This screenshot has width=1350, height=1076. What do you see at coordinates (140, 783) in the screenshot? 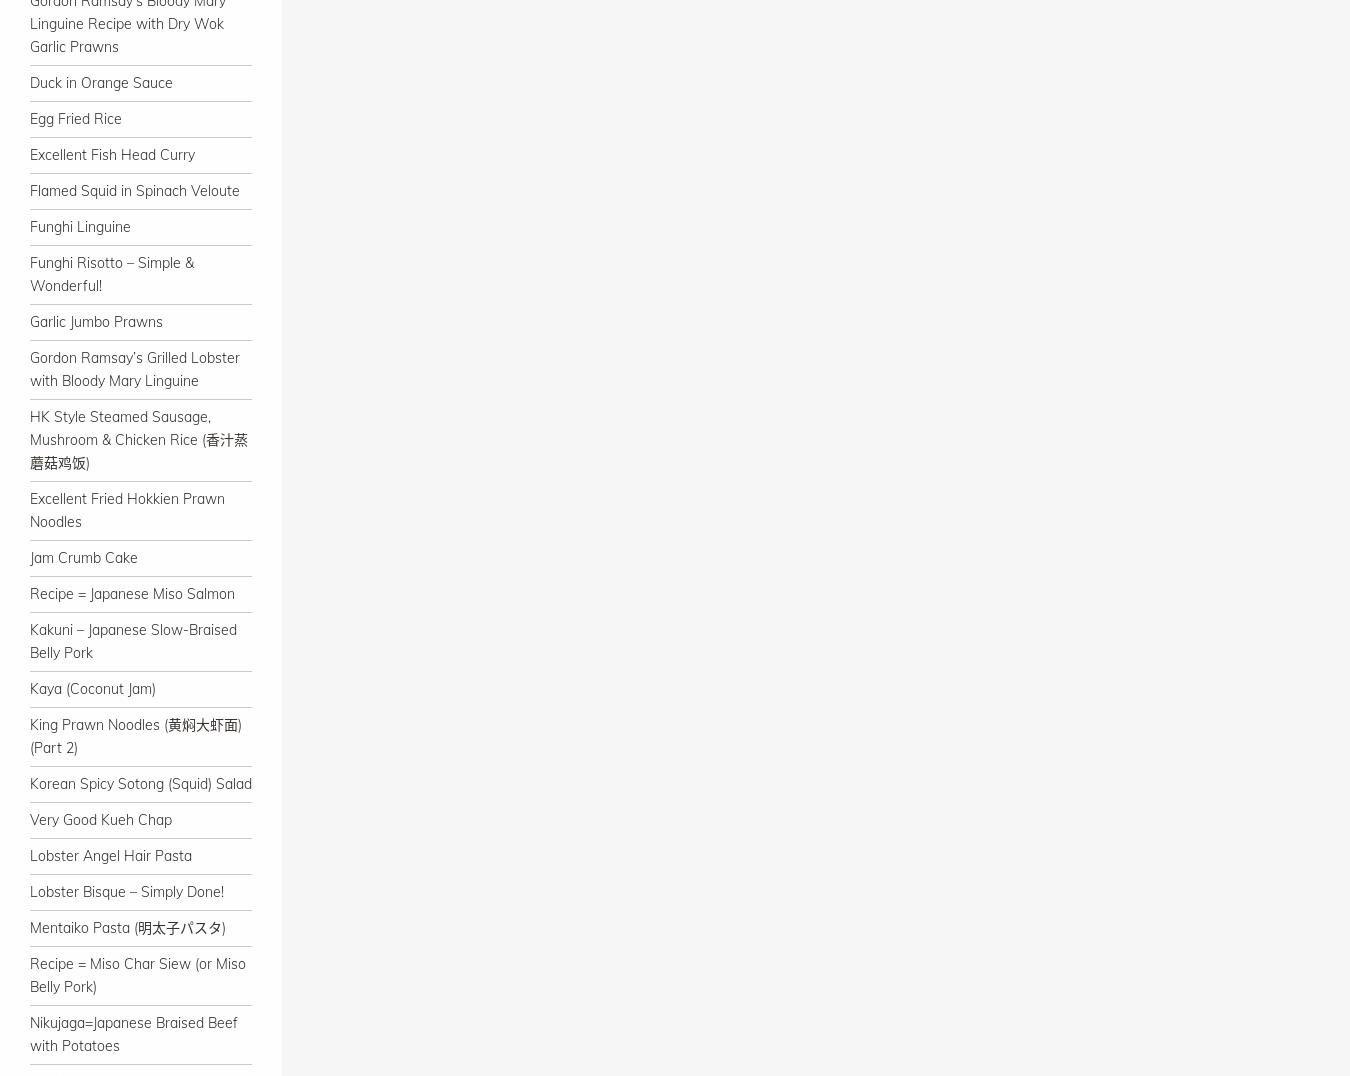
I see `'Korean Spicy Sotong (Squid) Salad'` at bounding box center [140, 783].